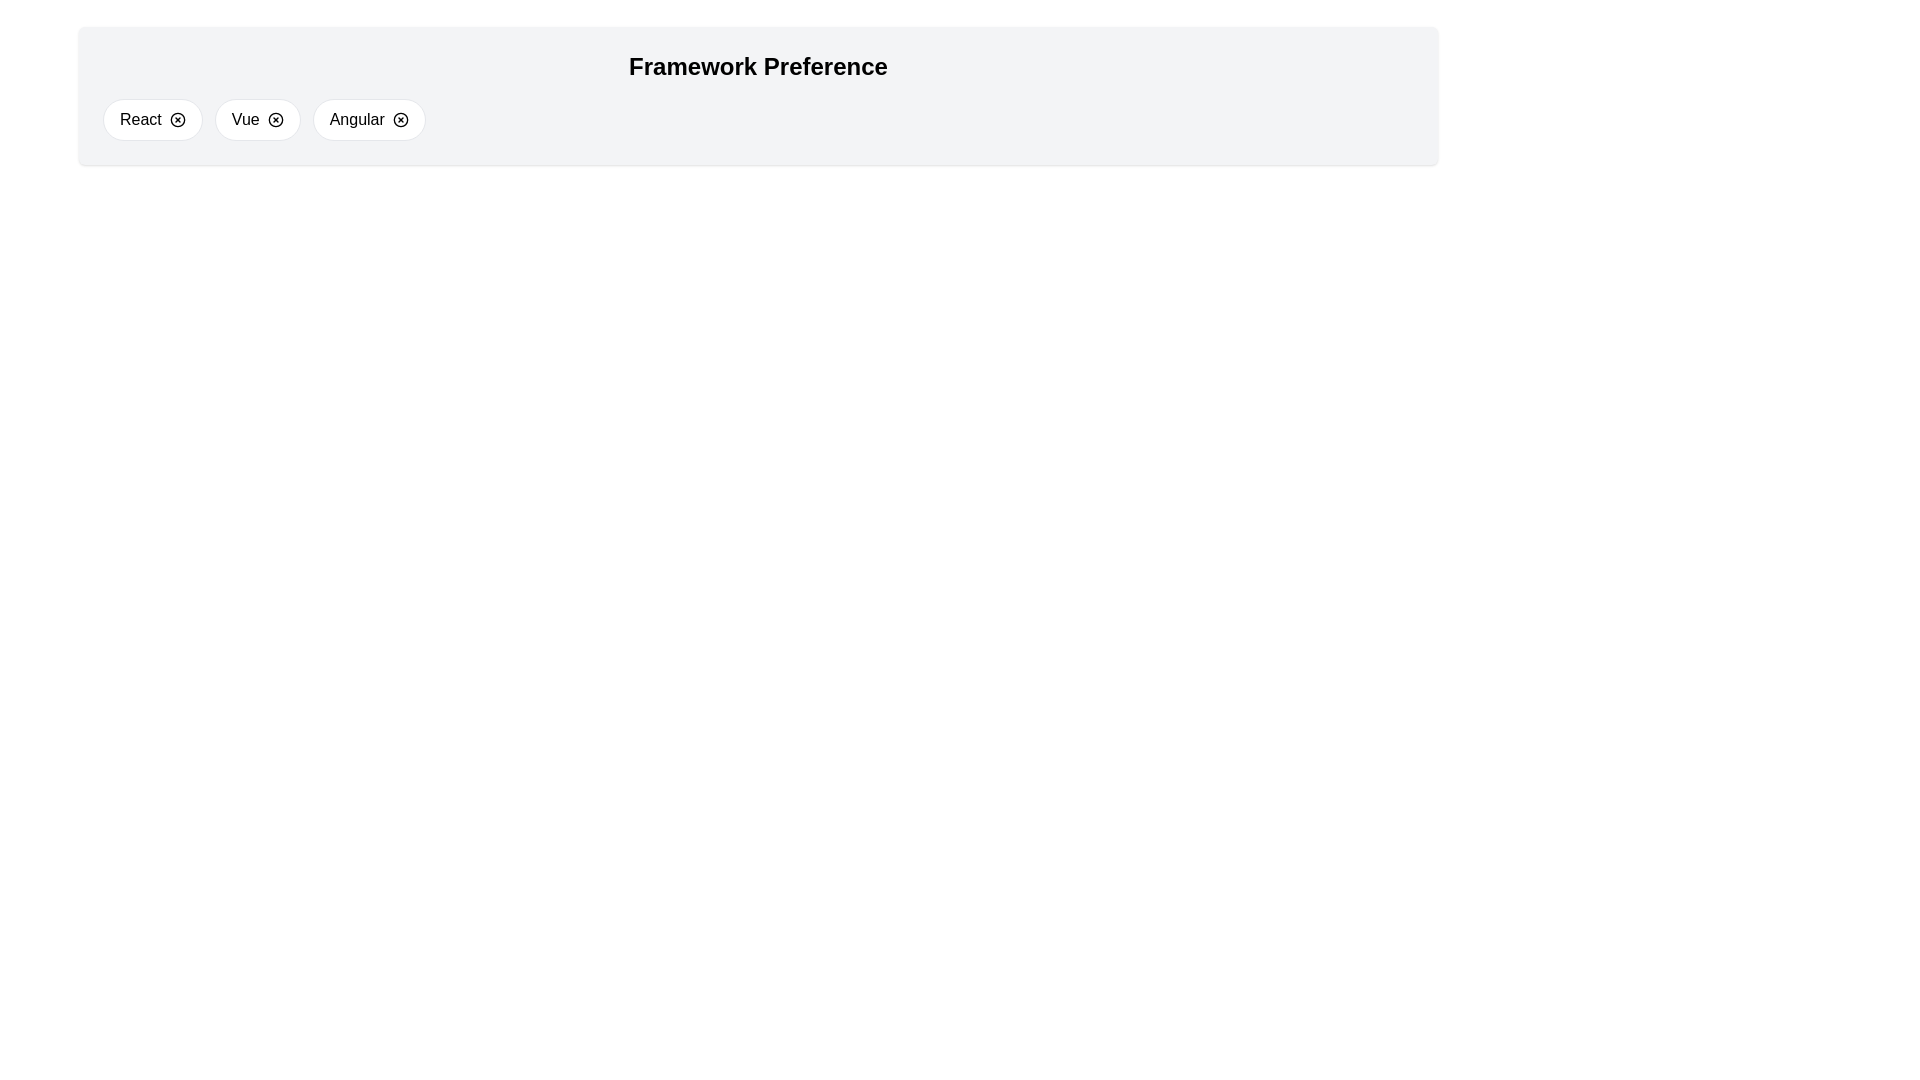  What do you see at coordinates (369, 119) in the screenshot?
I see `the chip labeled Angular` at bounding box center [369, 119].